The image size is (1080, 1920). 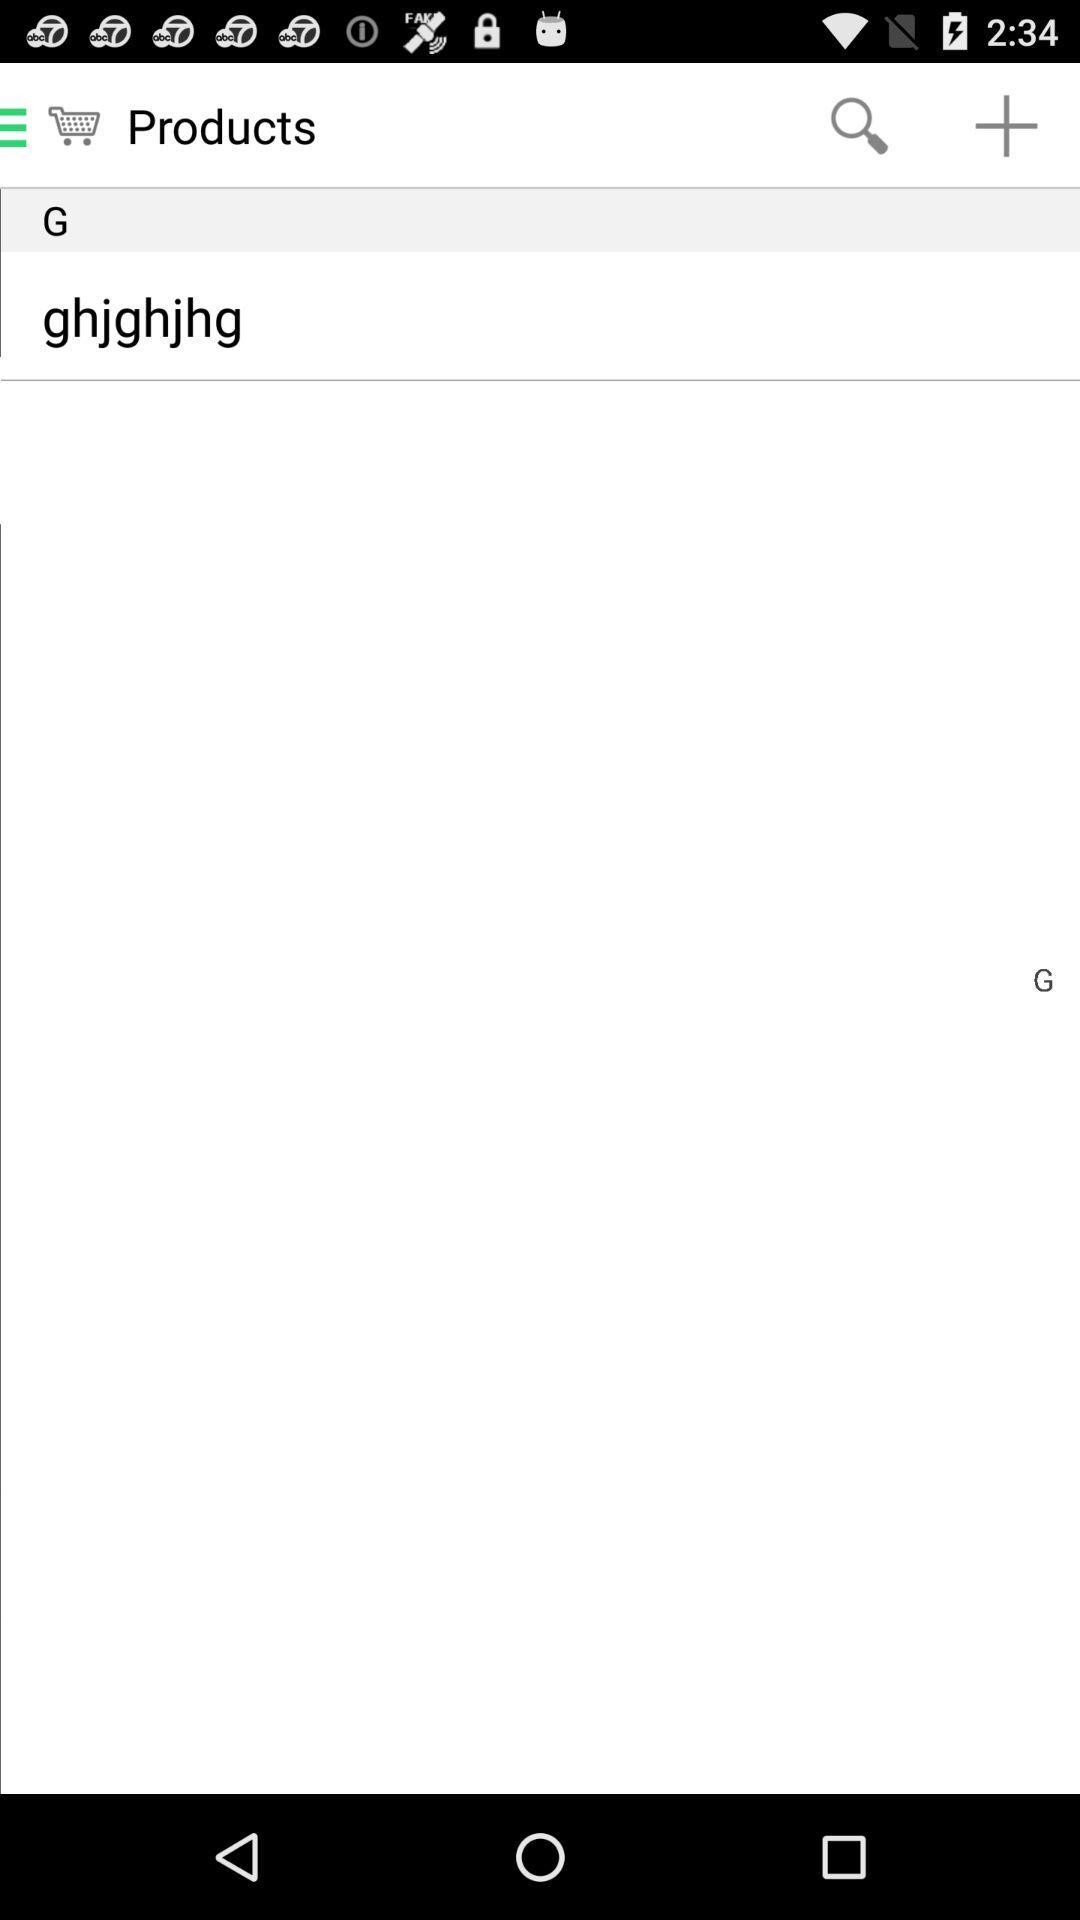 I want to click on app next to products, so click(x=858, y=124).